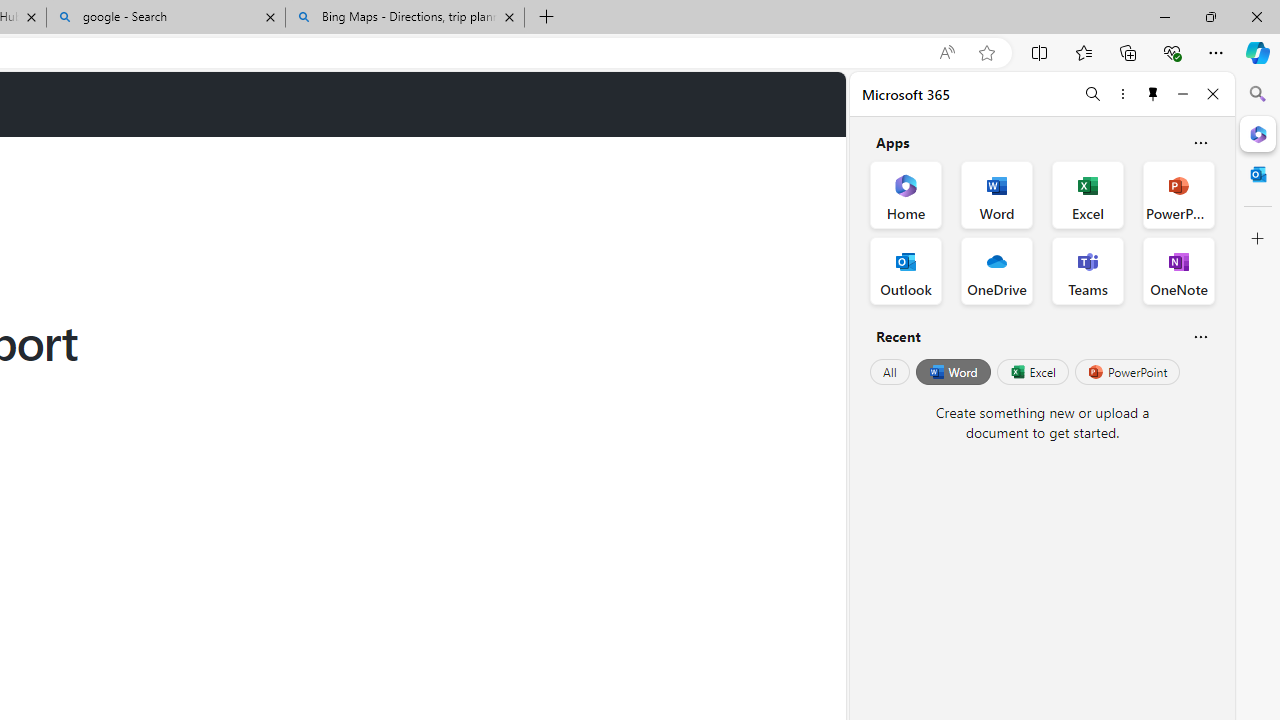 Image resolution: width=1280 pixels, height=720 pixels. What do you see at coordinates (1032, 372) in the screenshot?
I see `'Excel'` at bounding box center [1032, 372].